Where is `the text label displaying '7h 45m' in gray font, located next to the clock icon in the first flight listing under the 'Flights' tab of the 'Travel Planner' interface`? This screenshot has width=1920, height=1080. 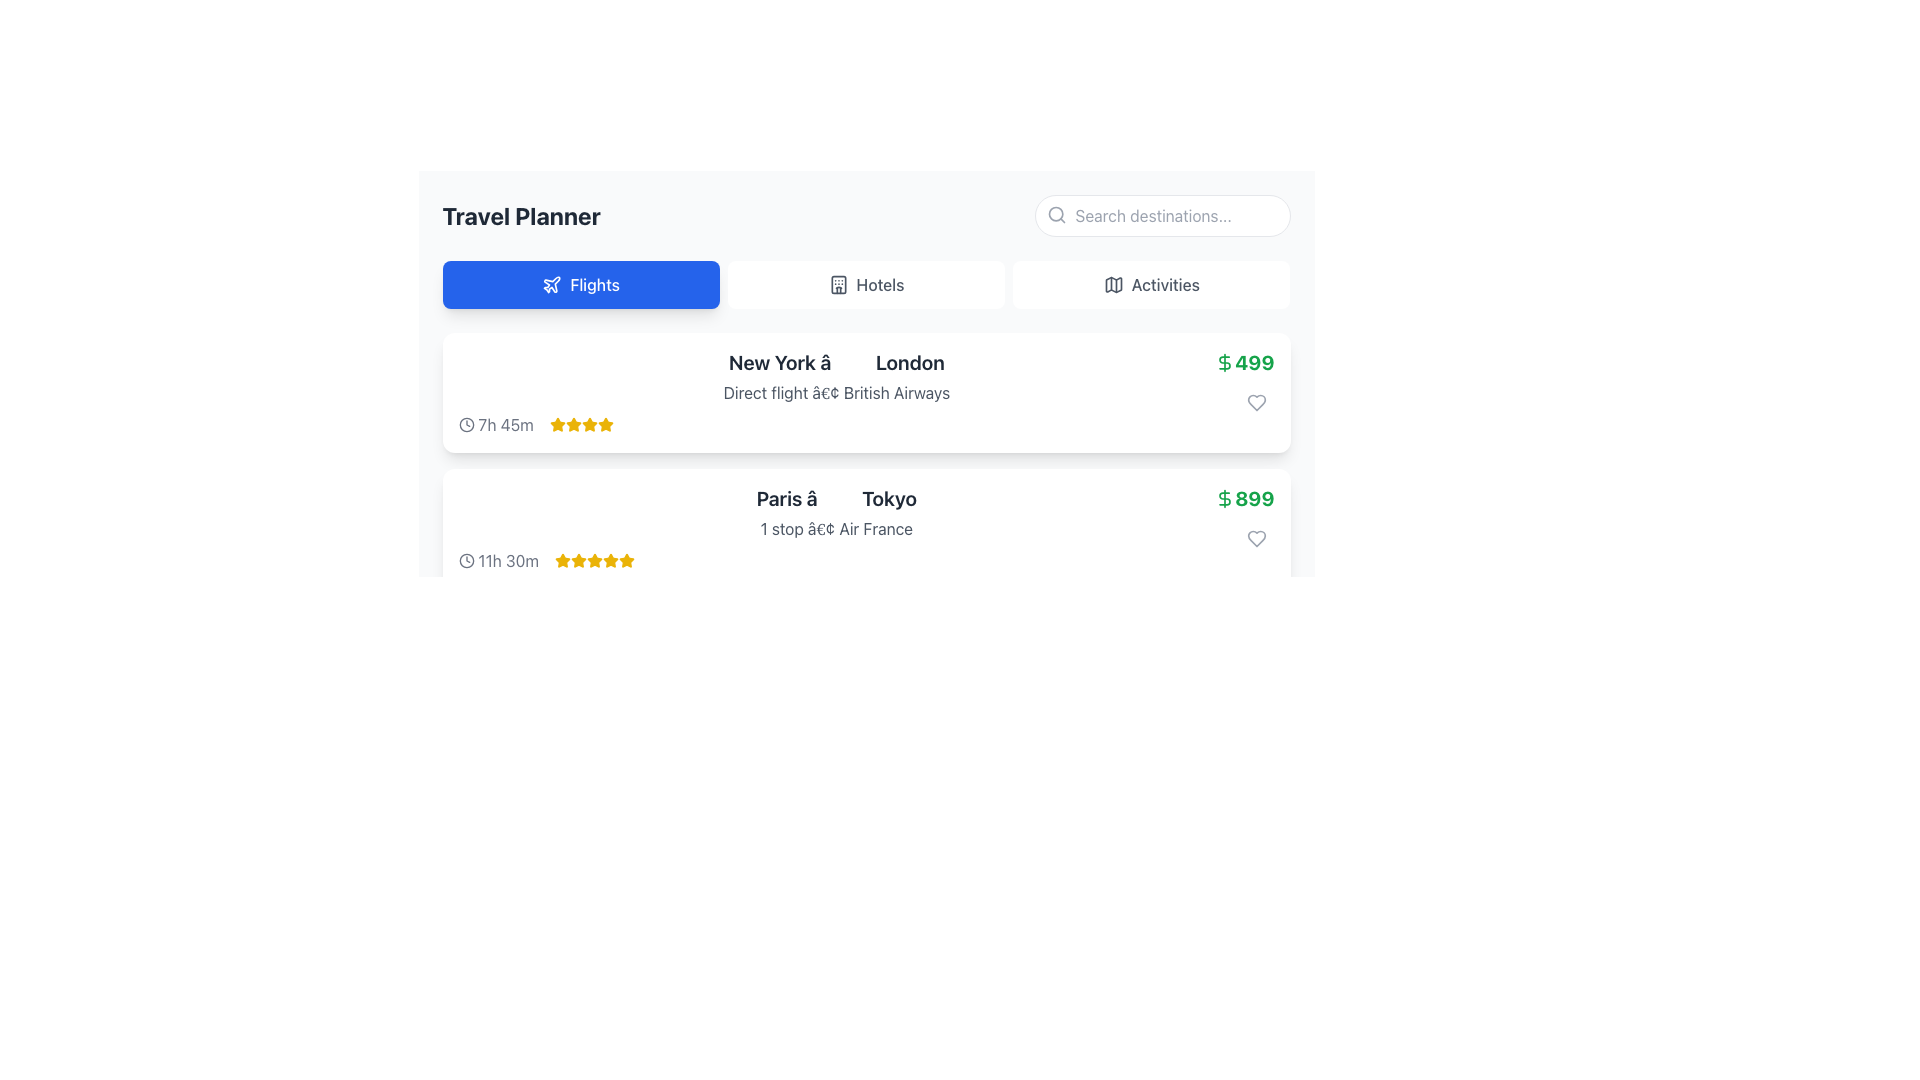
the text label displaying '7h 45m' in gray font, located next to the clock icon in the first flight listing under the 'Flights' tab of the 'Travel Planner' interface is located at coordinates (506, 423).